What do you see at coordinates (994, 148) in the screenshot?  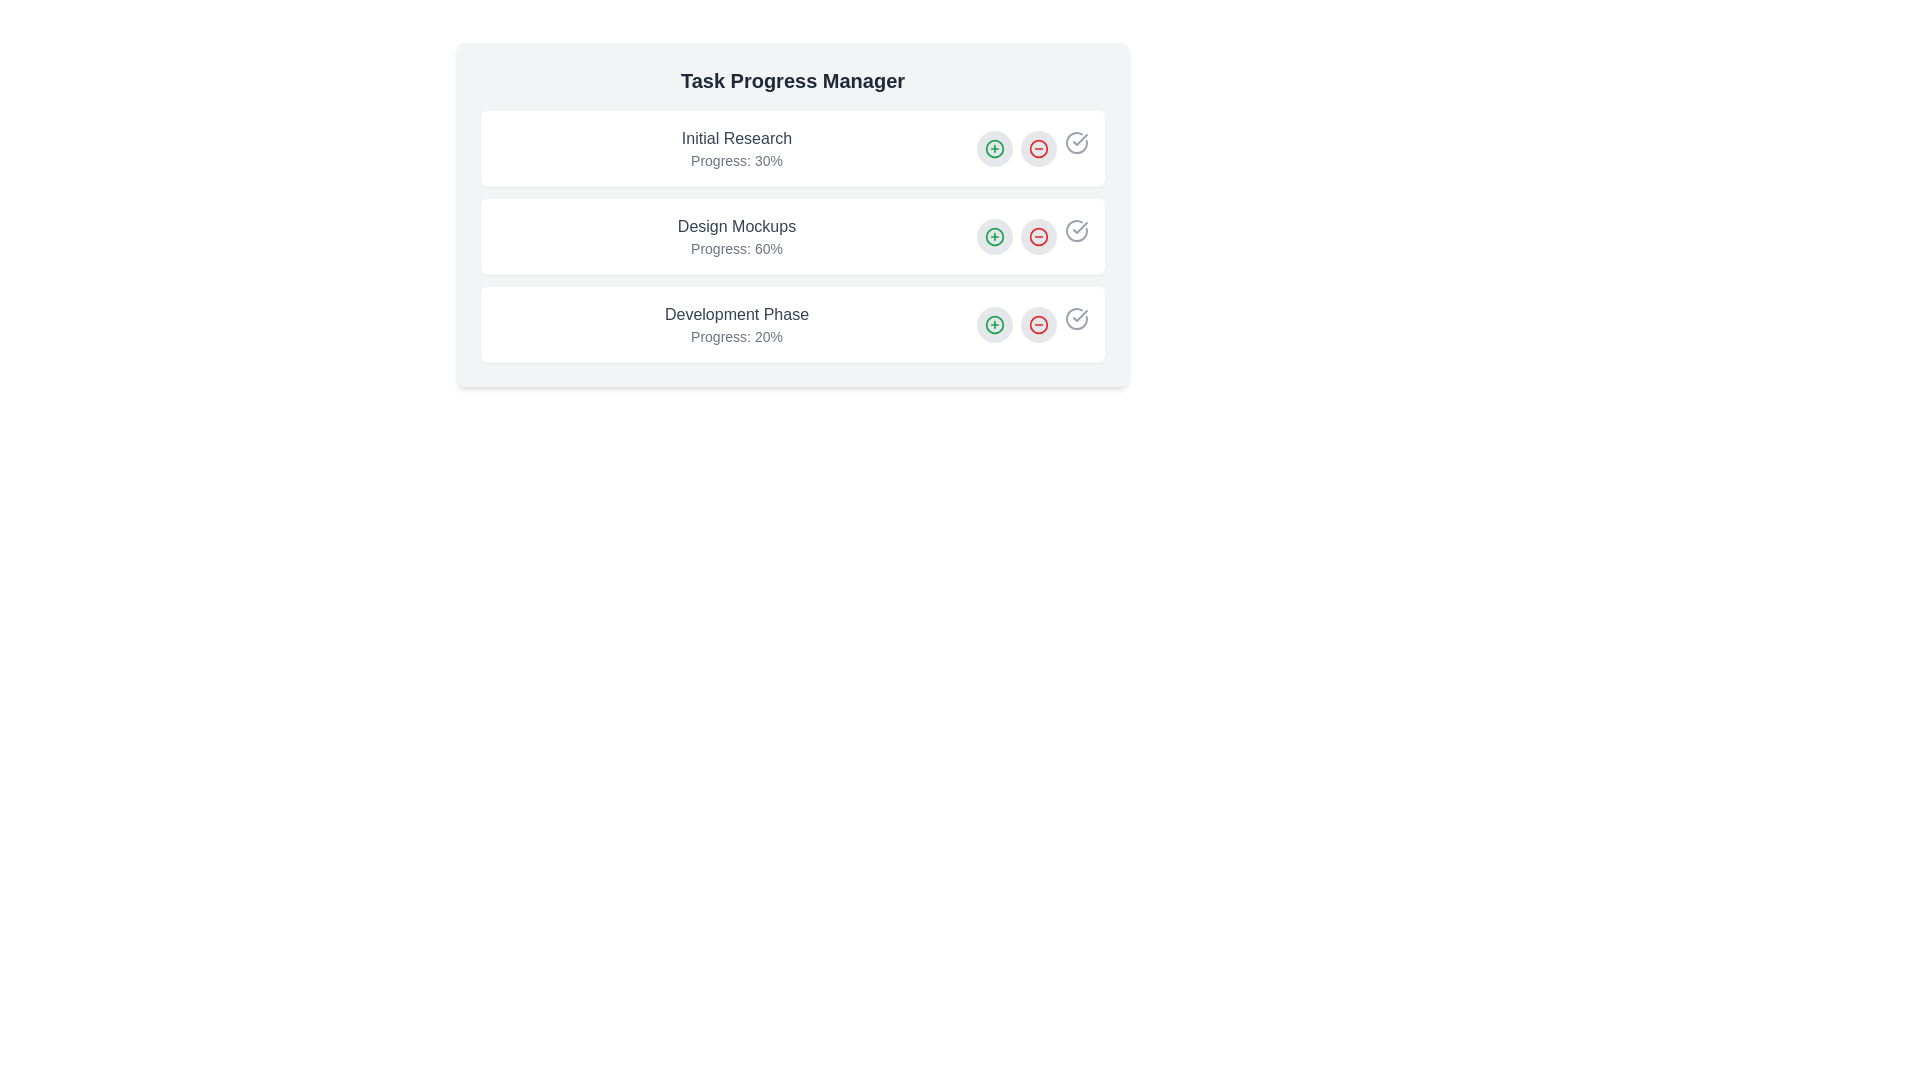 I see `the first button in the horizontal set of three buttons, located to the right of the 'Initial Research' task, for keyboard interaction` at bounding box center [994, 148].